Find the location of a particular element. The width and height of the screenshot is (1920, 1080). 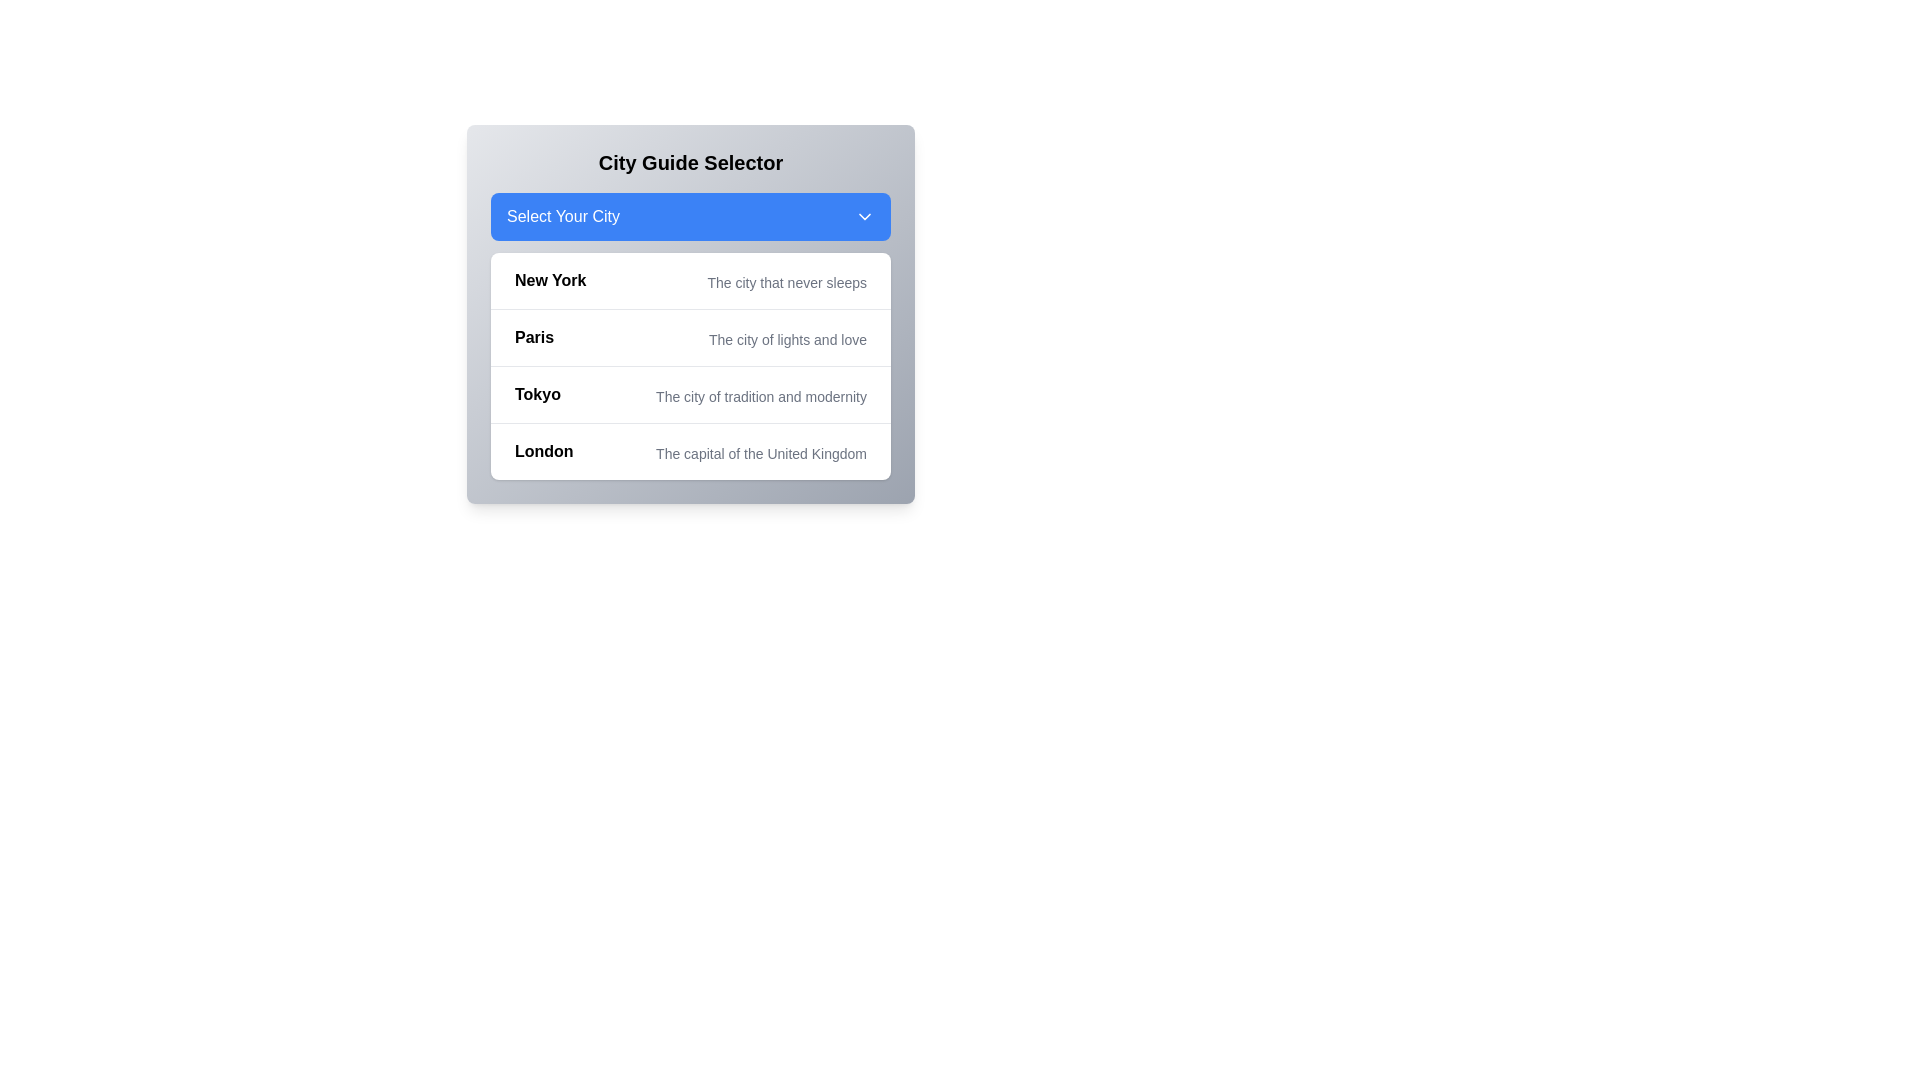

the list item displaying 'Paris' with bold title and smaller subtitle, which is the second item in the vertical list is located at coordinates (691, 335).